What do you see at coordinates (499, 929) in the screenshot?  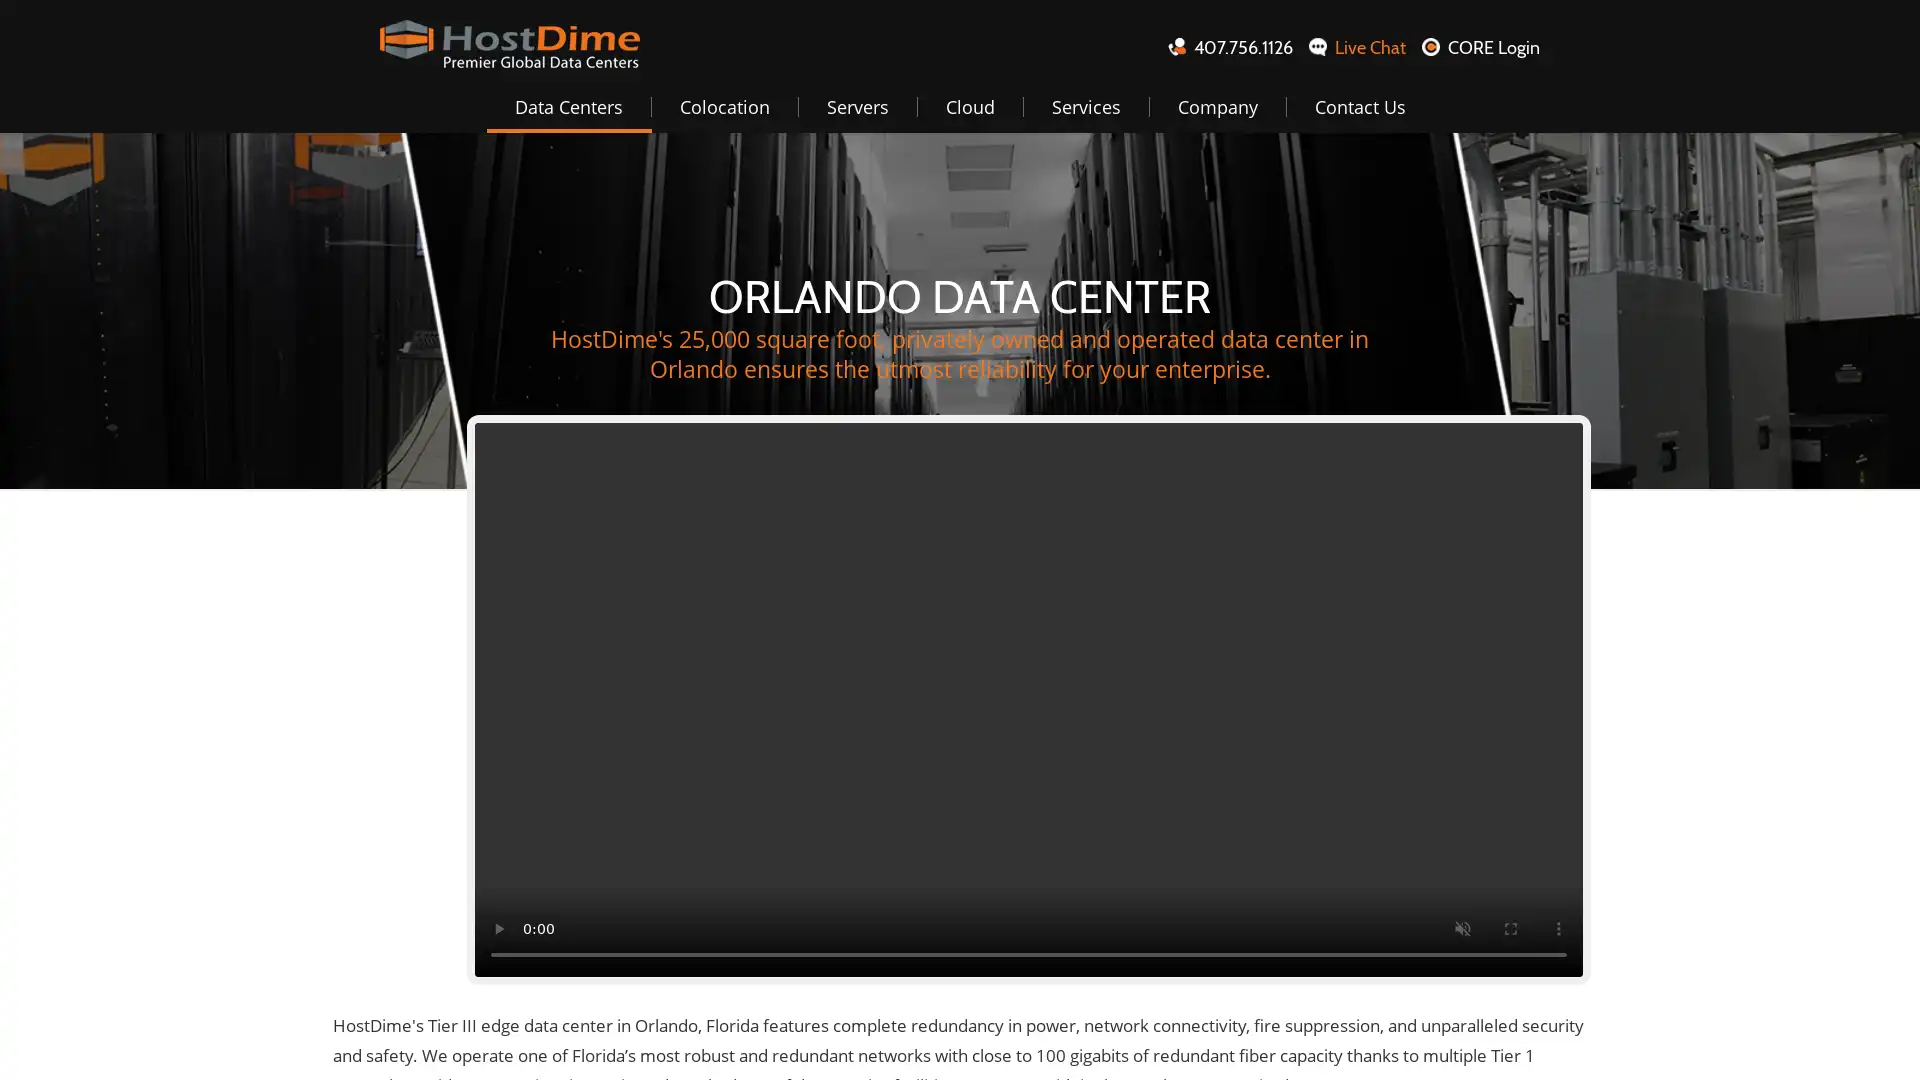 I see `play` at bounding box center [499, 929].